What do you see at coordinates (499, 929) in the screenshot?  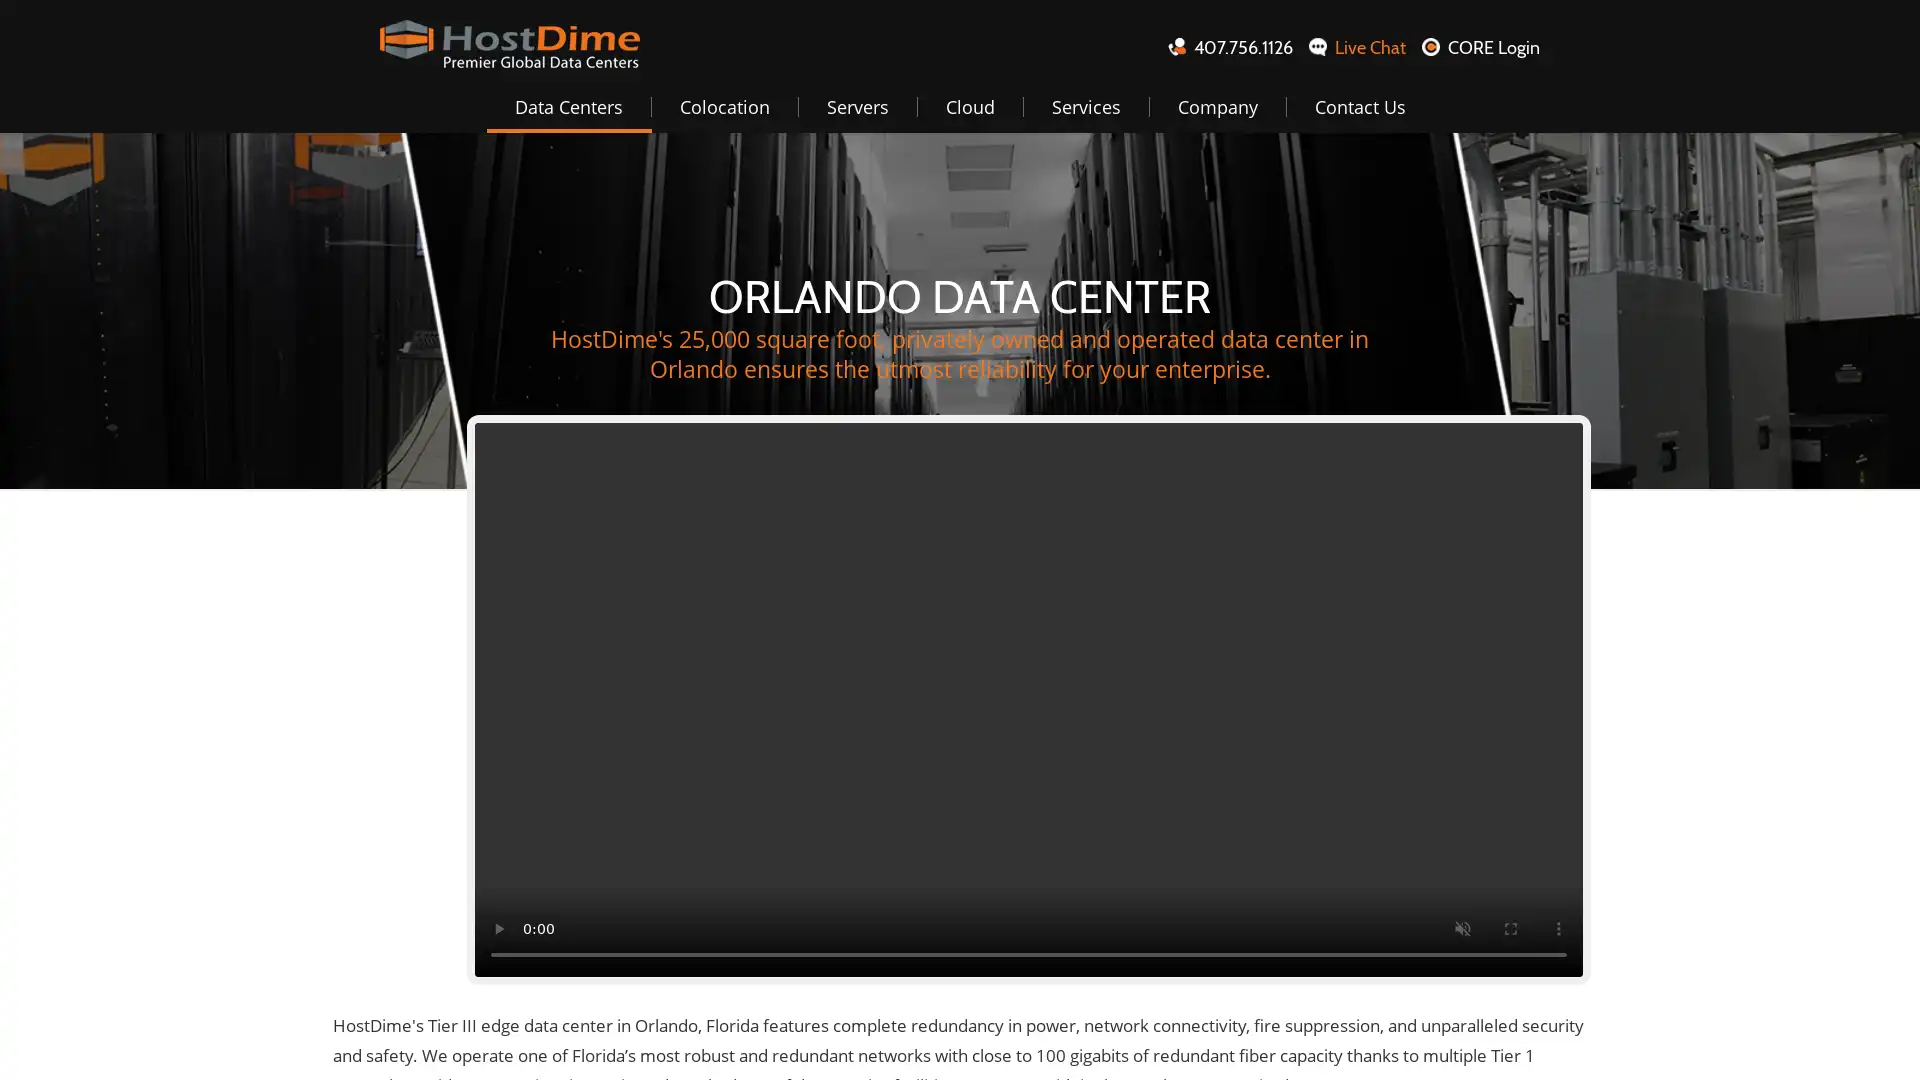 I see `play` at bounding box center [499, 929].